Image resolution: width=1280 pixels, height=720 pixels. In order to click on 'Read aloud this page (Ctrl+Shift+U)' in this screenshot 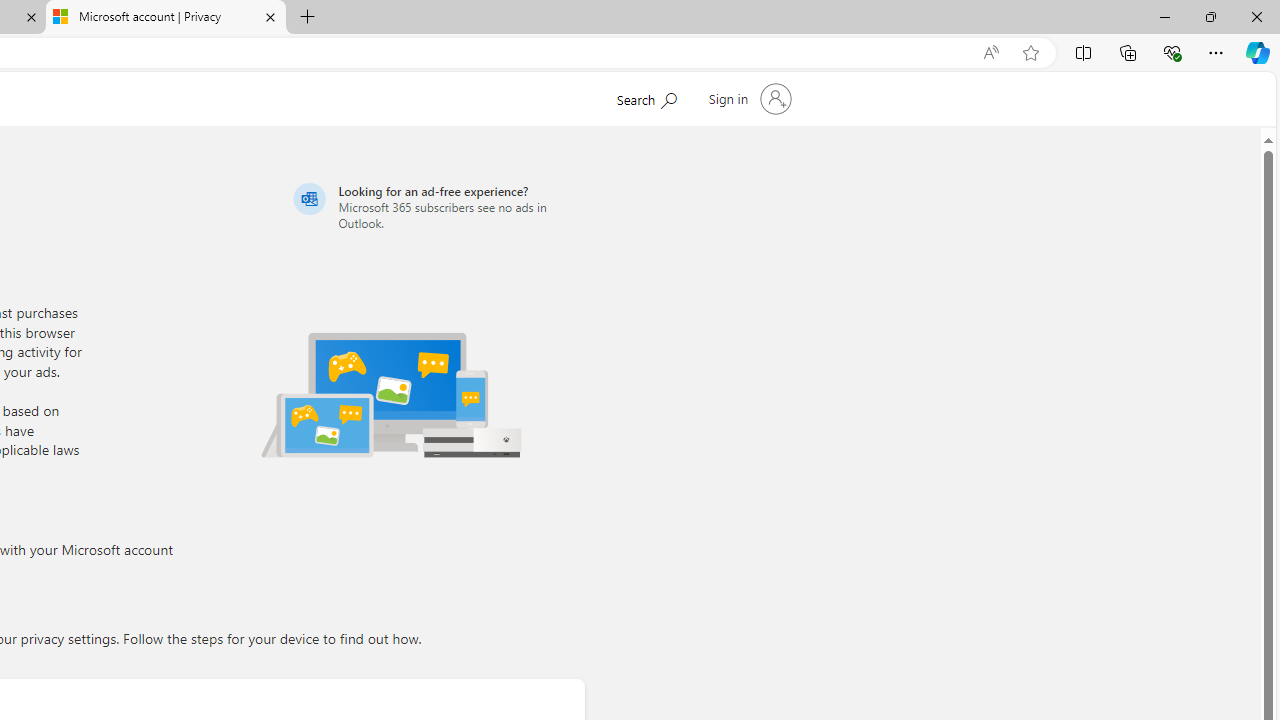, I will do `click(991, 52)`.